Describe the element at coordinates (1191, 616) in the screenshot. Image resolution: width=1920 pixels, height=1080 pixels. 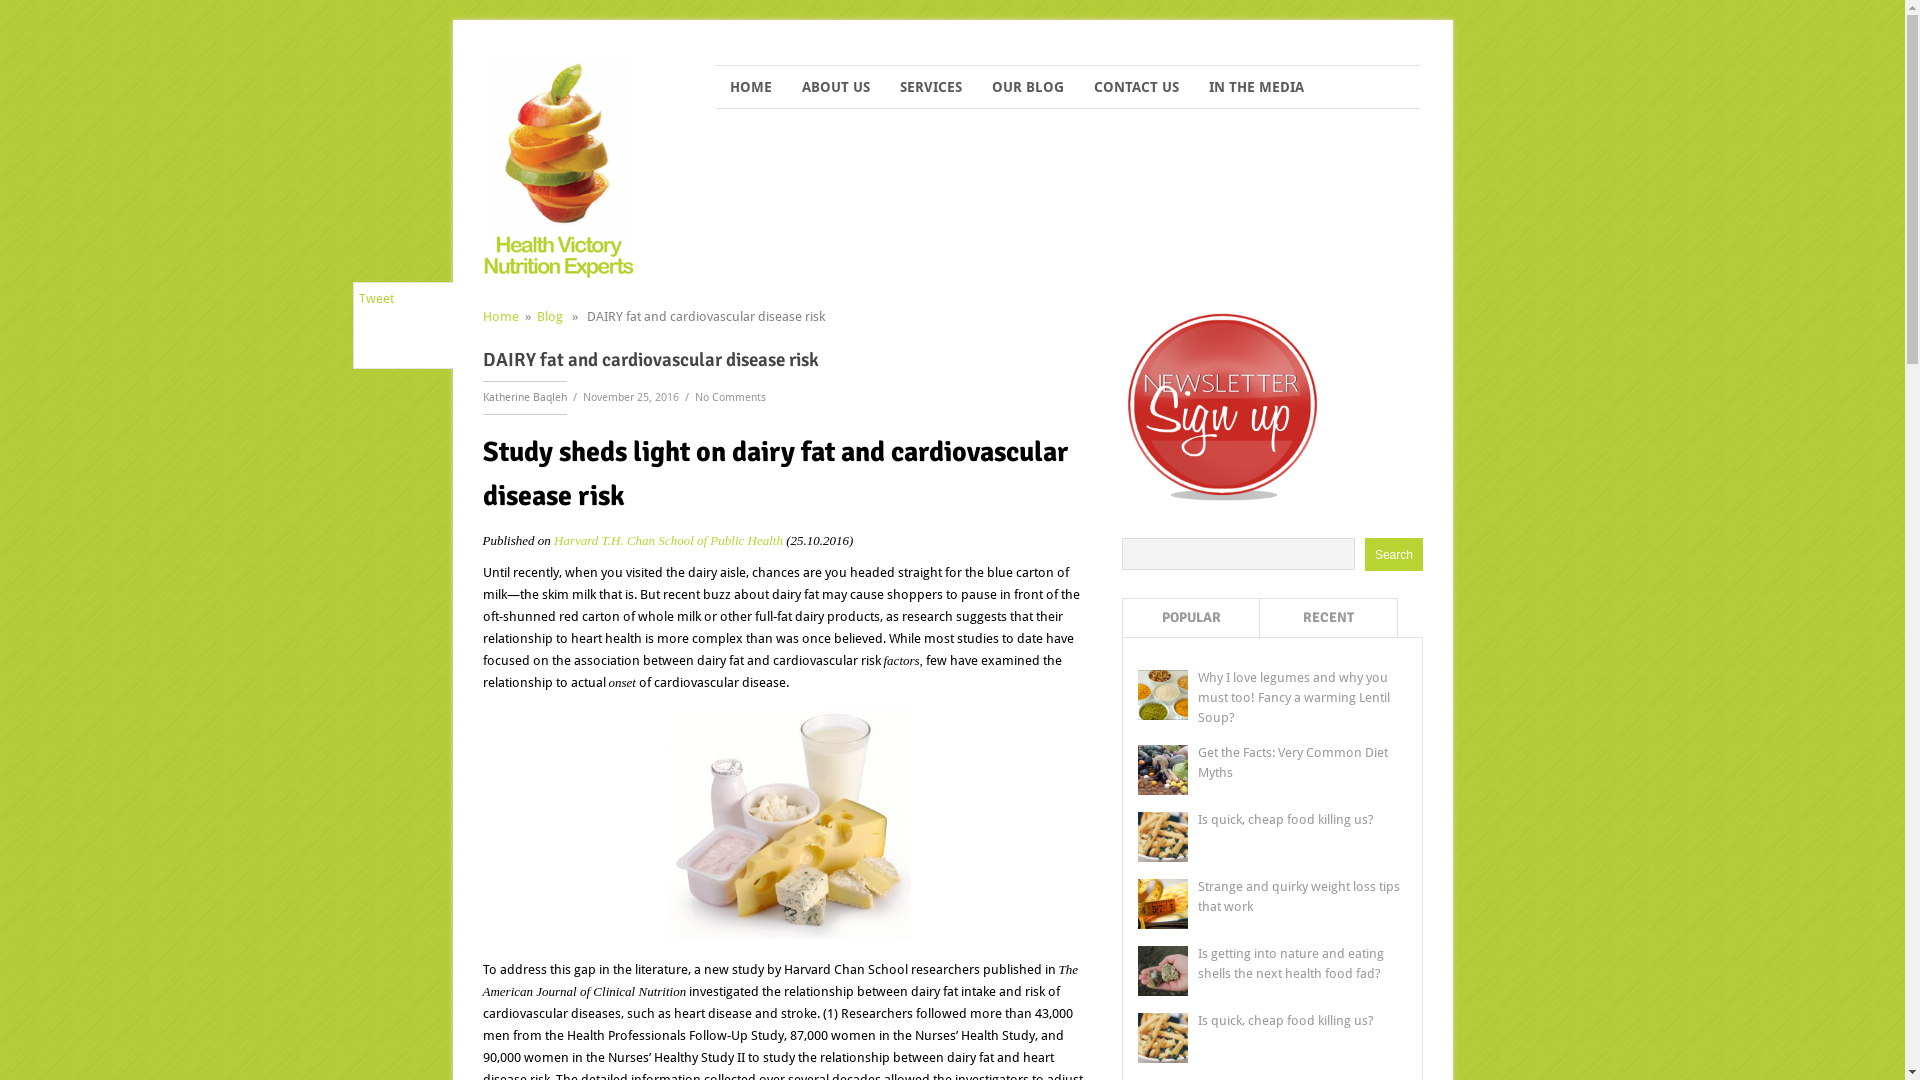
I see `'POPULAR'` at that location.